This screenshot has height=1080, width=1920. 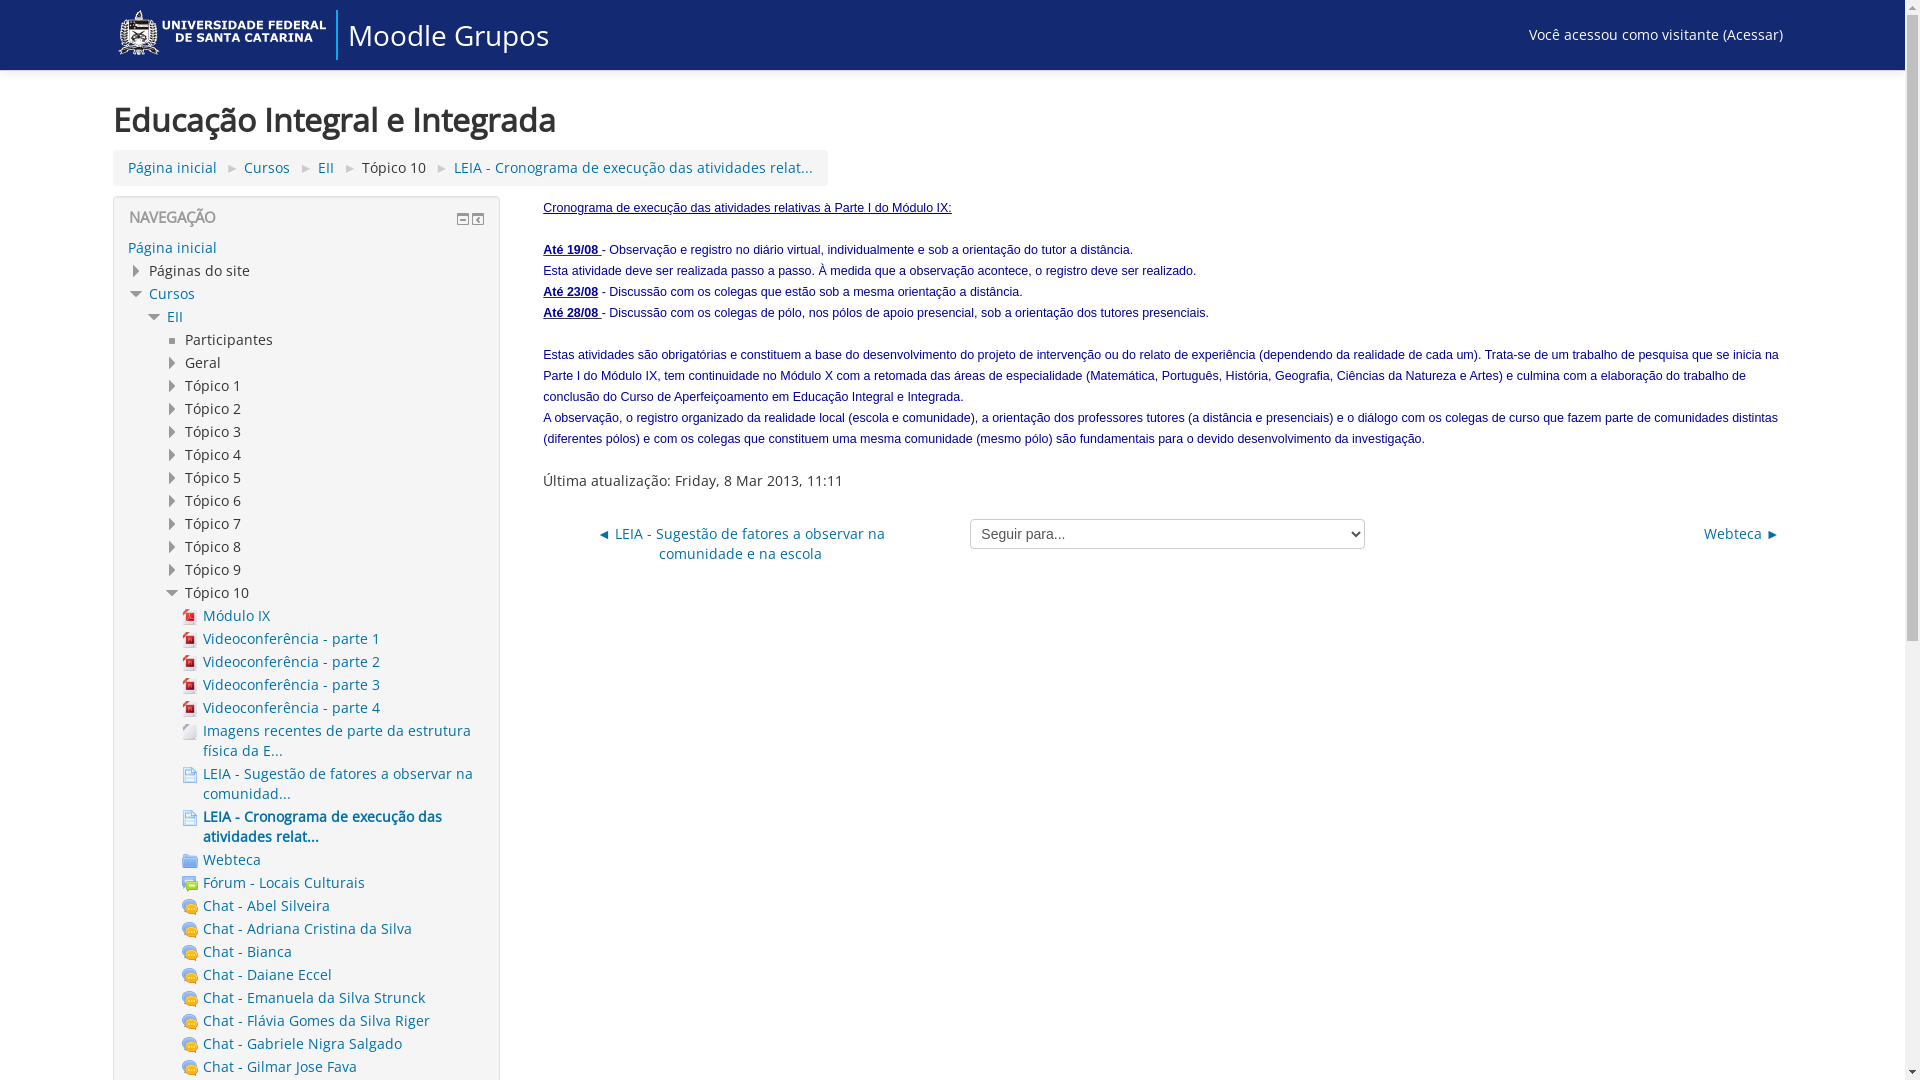 I want to click on 'Chat', so click(x=190, y=929).